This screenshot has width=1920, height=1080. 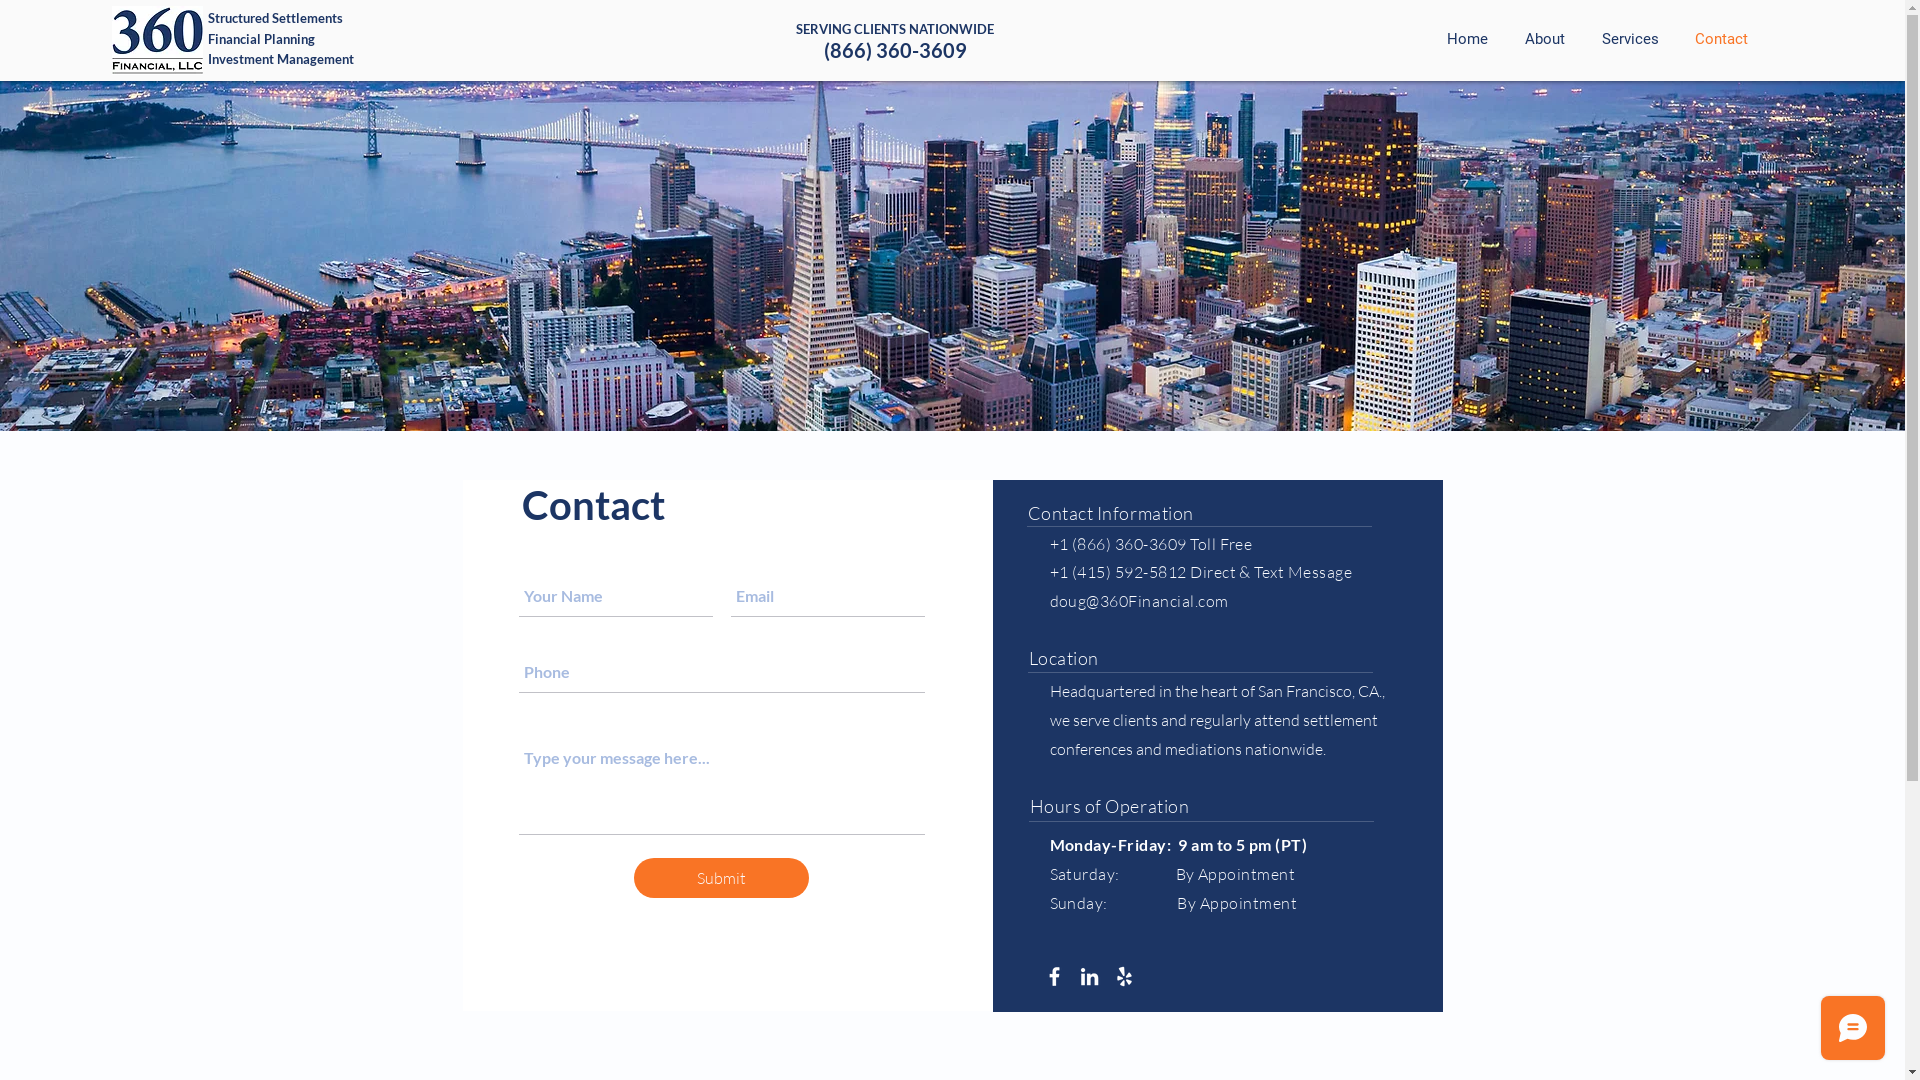 What do you see at coordinates (720, 877) in the screenshot?
I see `'Submit'` at bounding box center [720, 877].